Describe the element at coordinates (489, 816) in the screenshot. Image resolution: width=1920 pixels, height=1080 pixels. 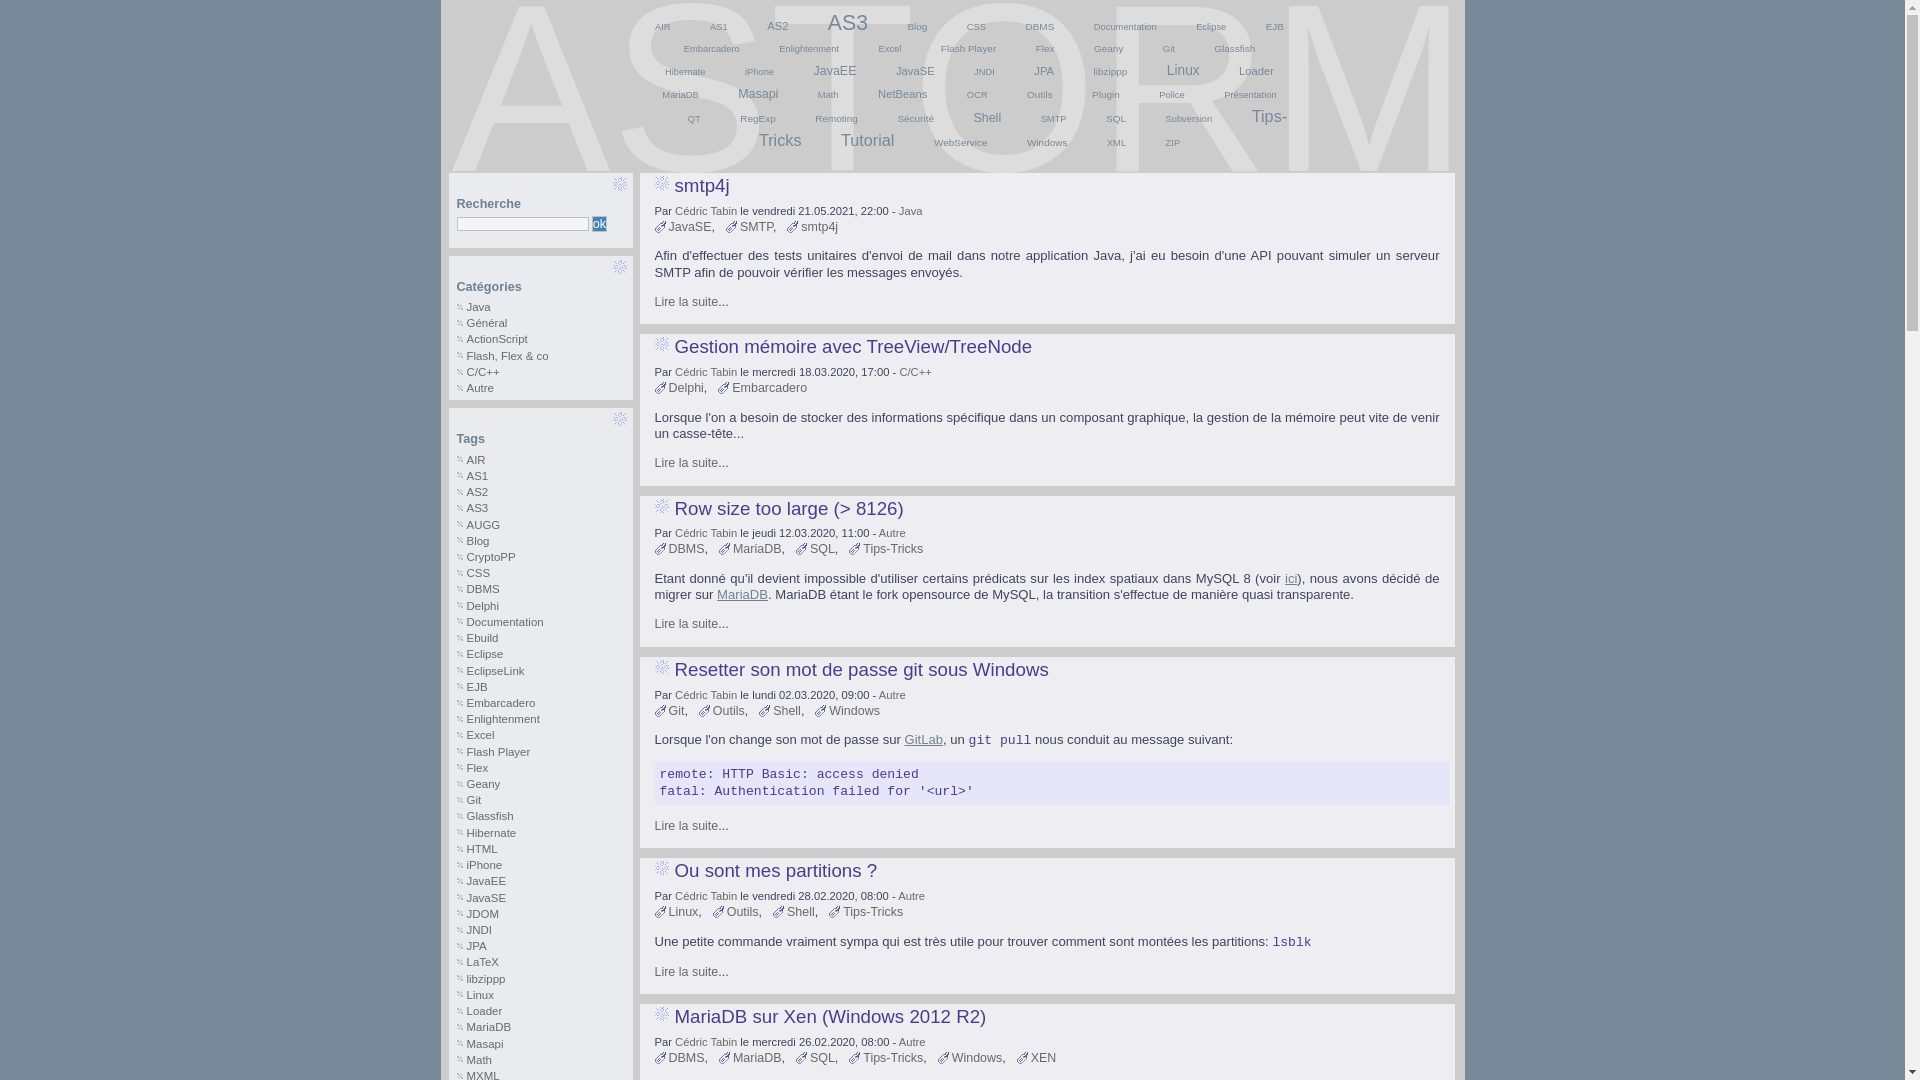
I see `'Glassfish'` at that location.